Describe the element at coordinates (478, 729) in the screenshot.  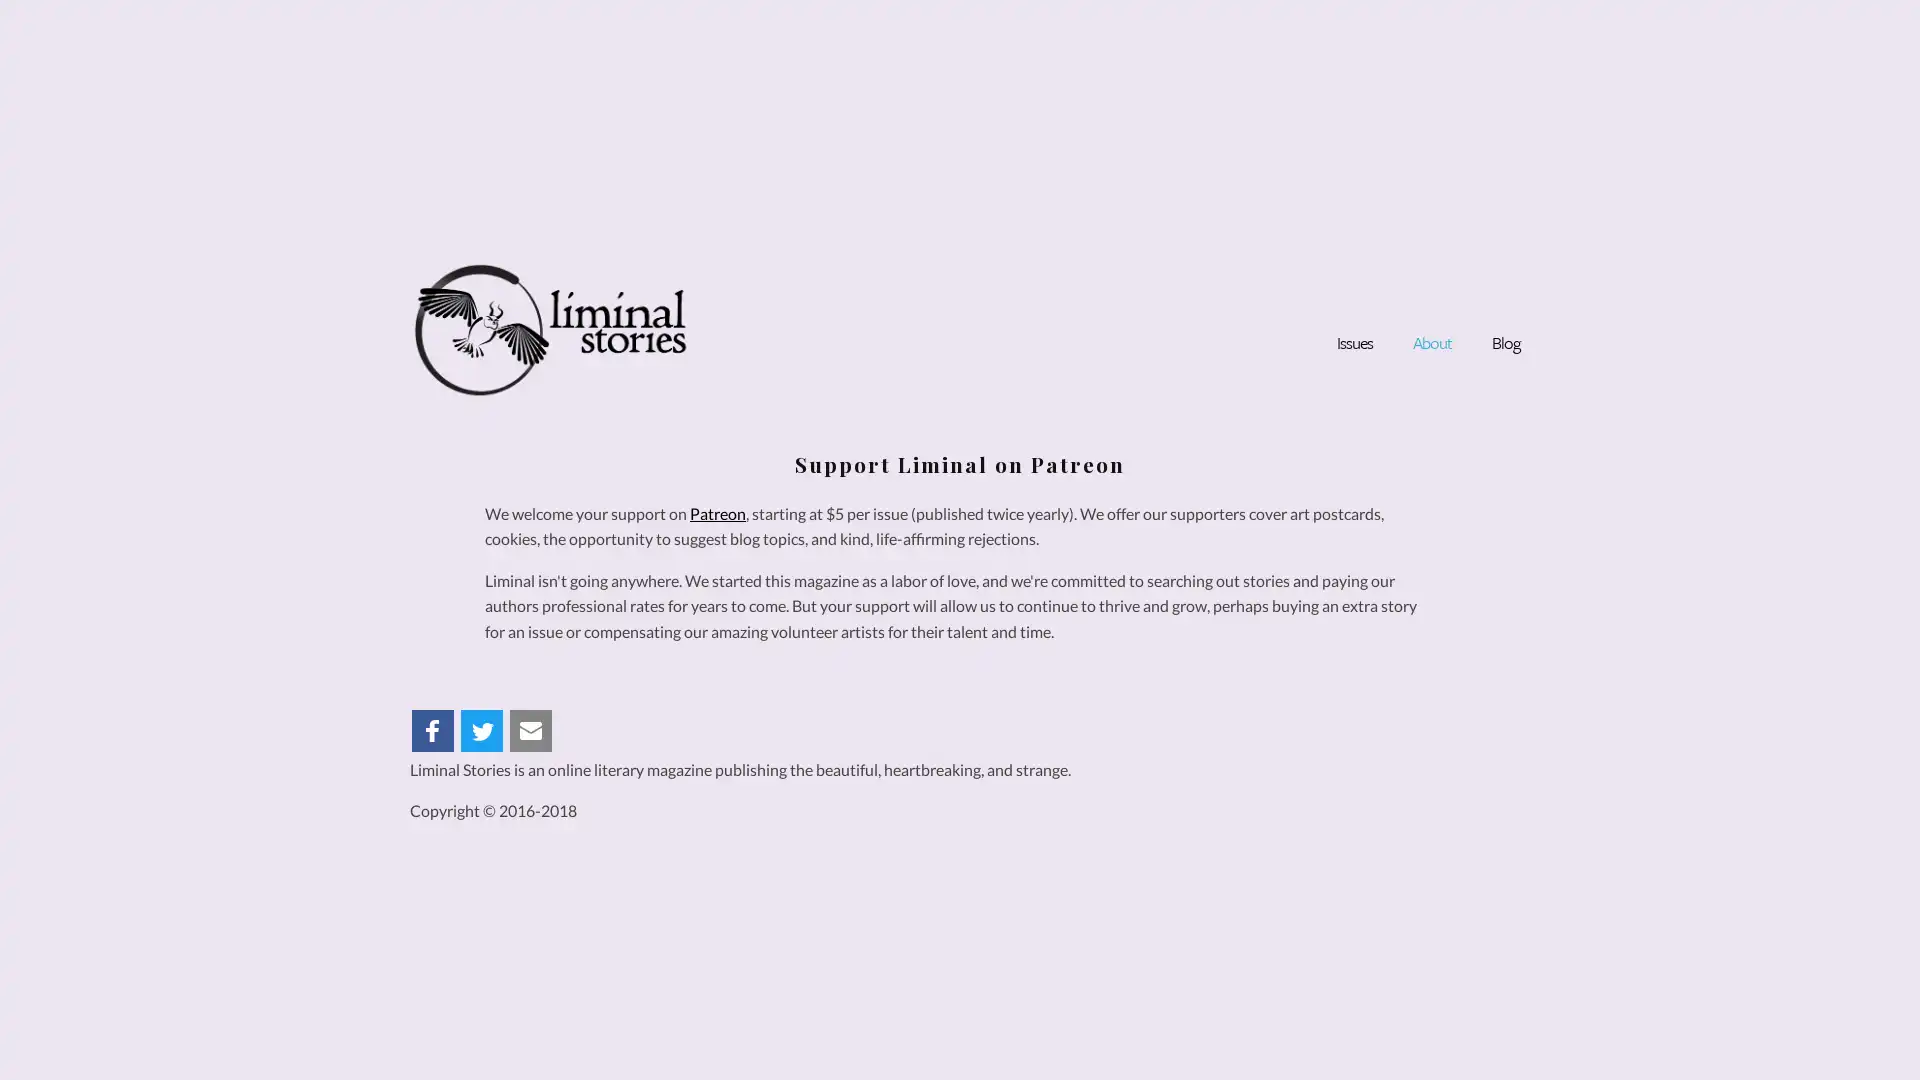
I see `Share to Twitter` at that location.